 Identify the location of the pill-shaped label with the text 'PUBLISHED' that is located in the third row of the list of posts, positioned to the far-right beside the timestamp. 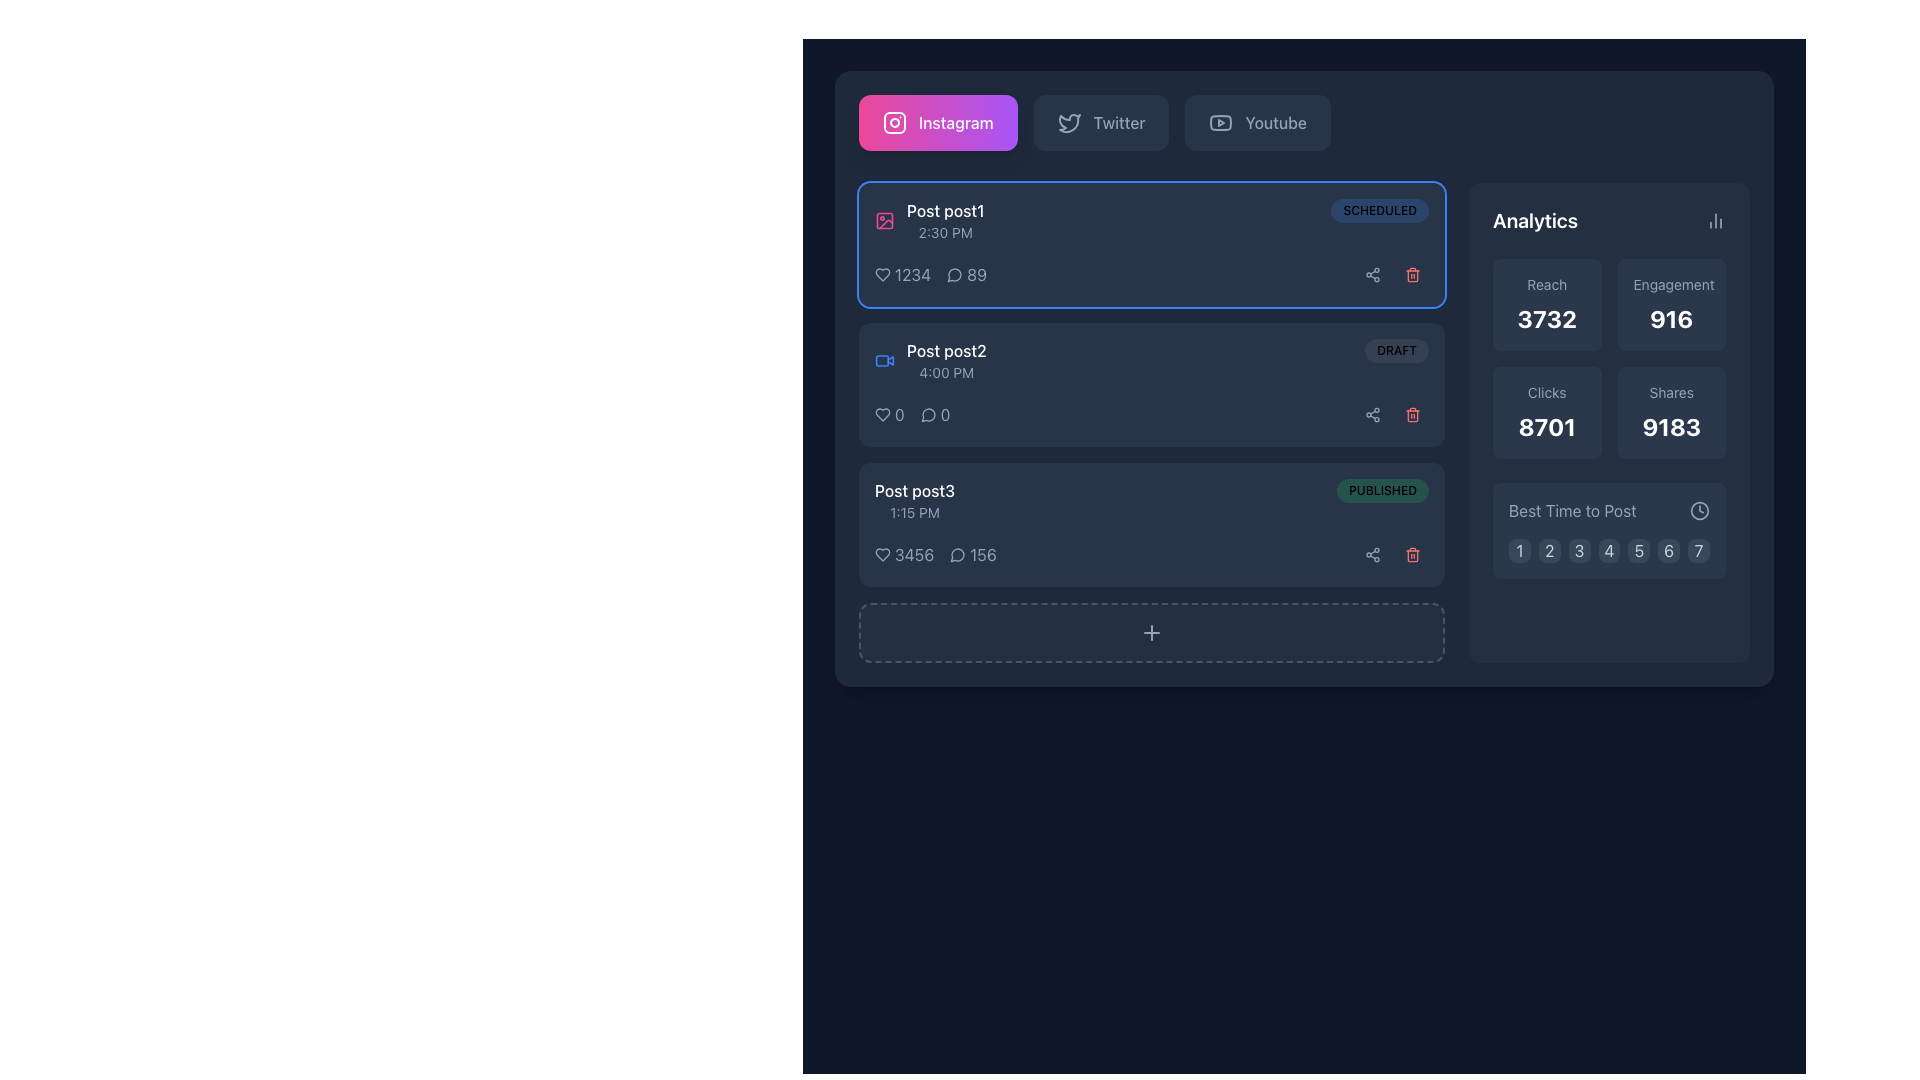
(1381, 490).